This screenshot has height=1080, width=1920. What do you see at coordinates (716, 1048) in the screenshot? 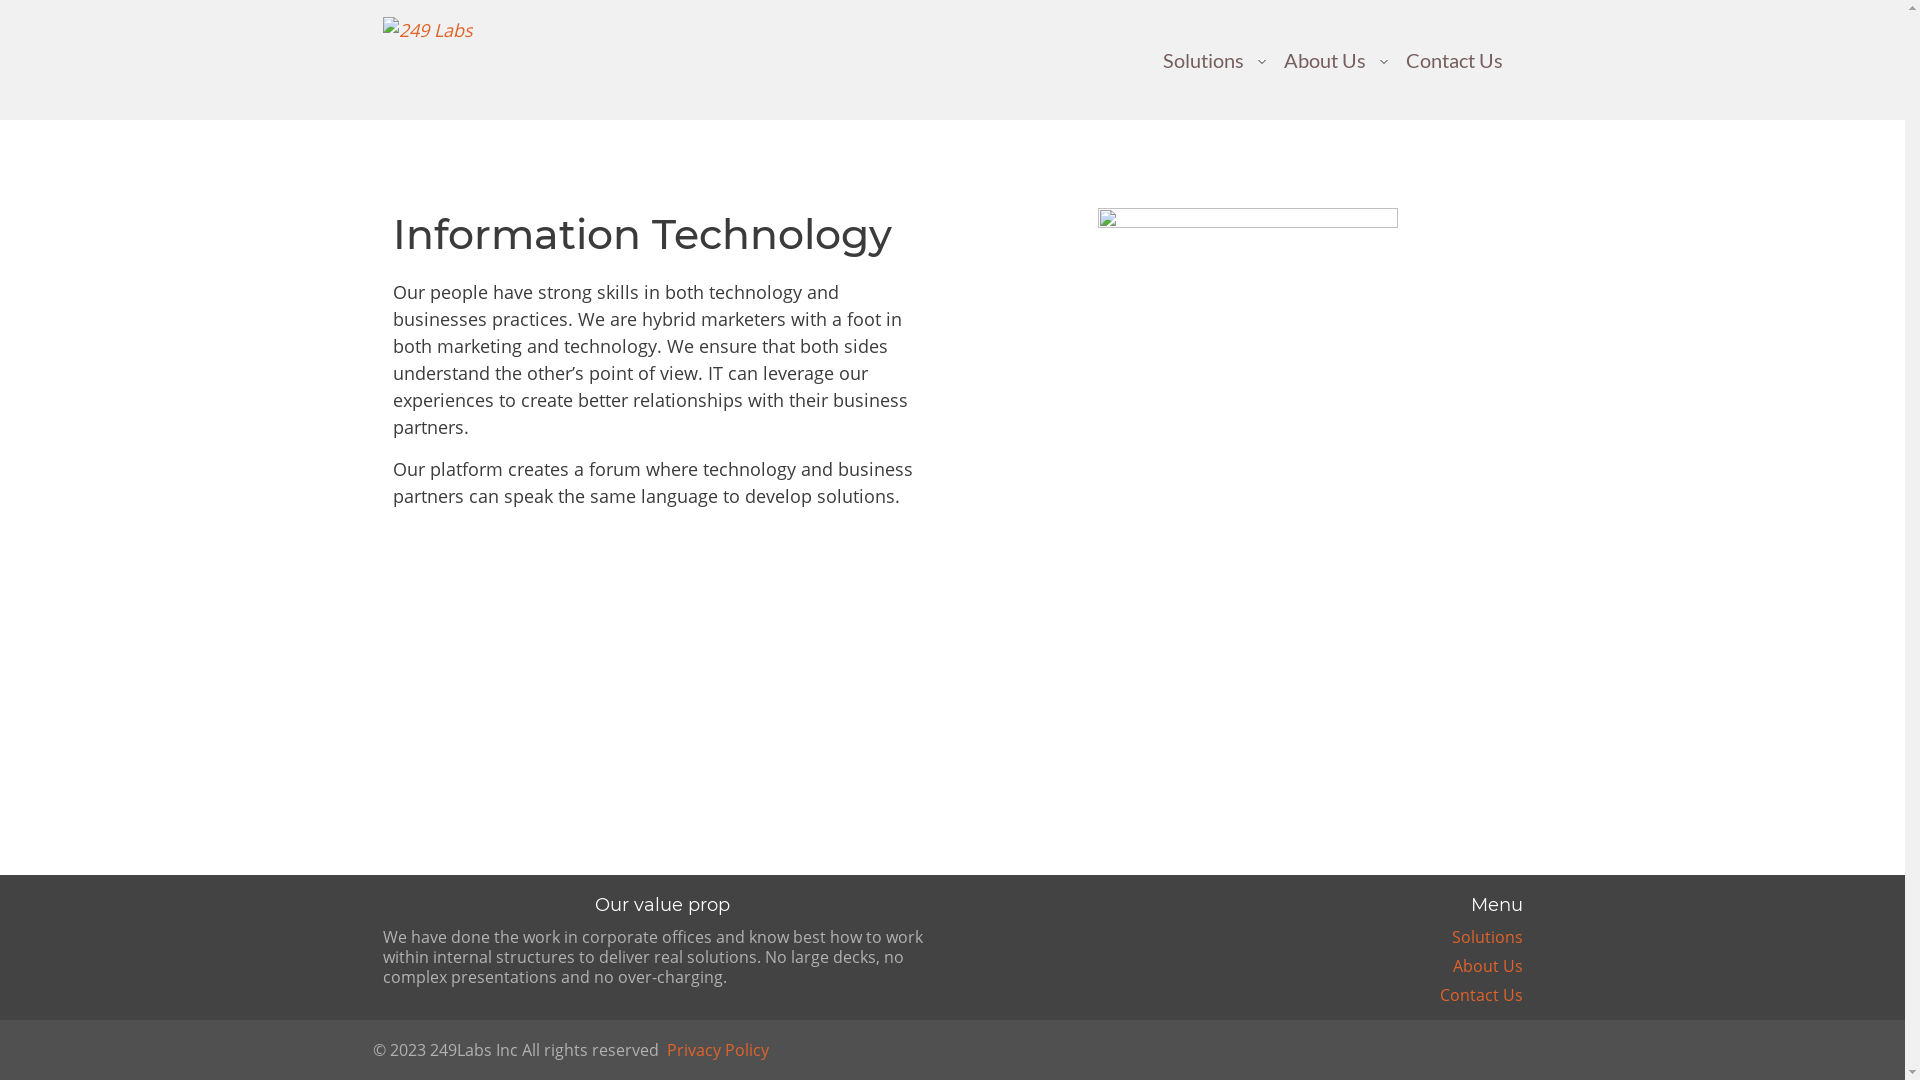
I see `'Privacy Policy'` at bounding box center [716, 1048].